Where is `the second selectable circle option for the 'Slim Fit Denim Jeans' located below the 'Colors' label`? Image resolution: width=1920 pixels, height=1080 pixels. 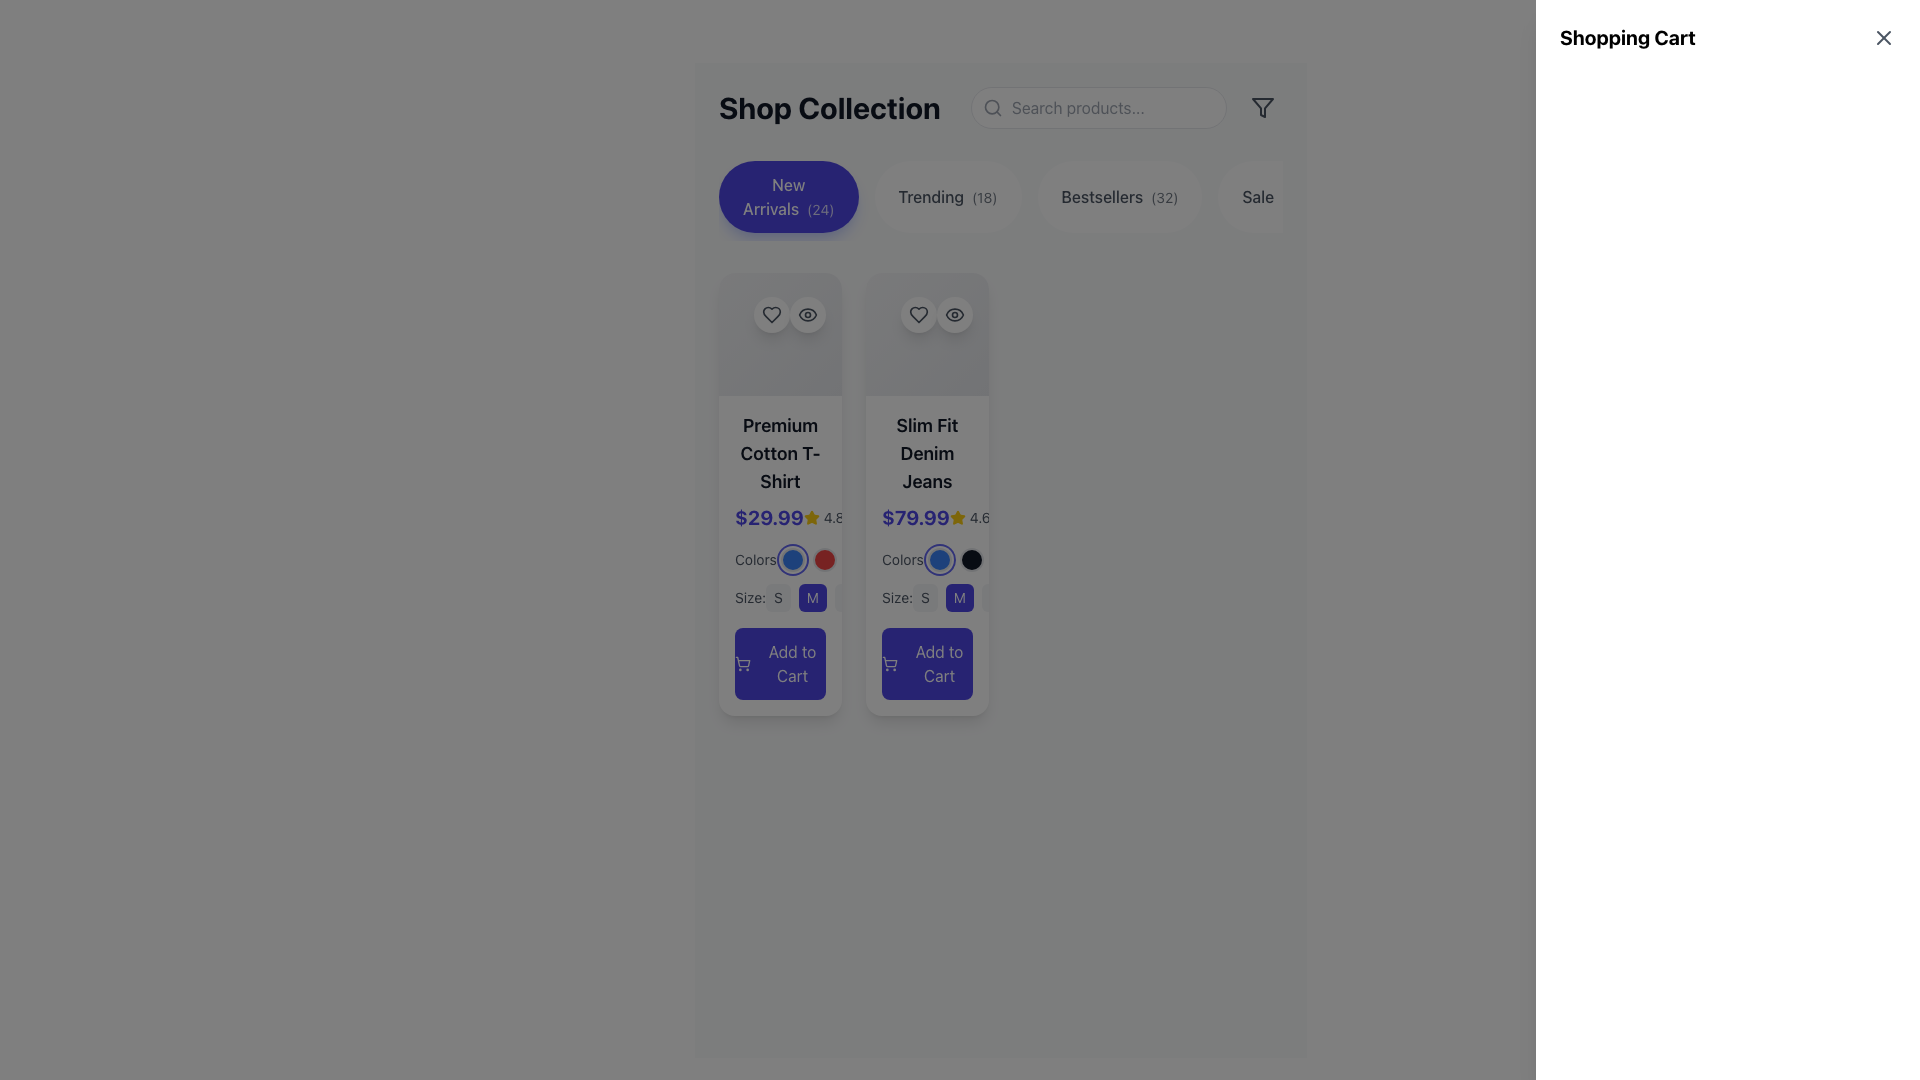
the second selectable circle option for the 'Slim Fit Denim Jeans' located below the 'Colors' label is located at coordinates (971, 559).